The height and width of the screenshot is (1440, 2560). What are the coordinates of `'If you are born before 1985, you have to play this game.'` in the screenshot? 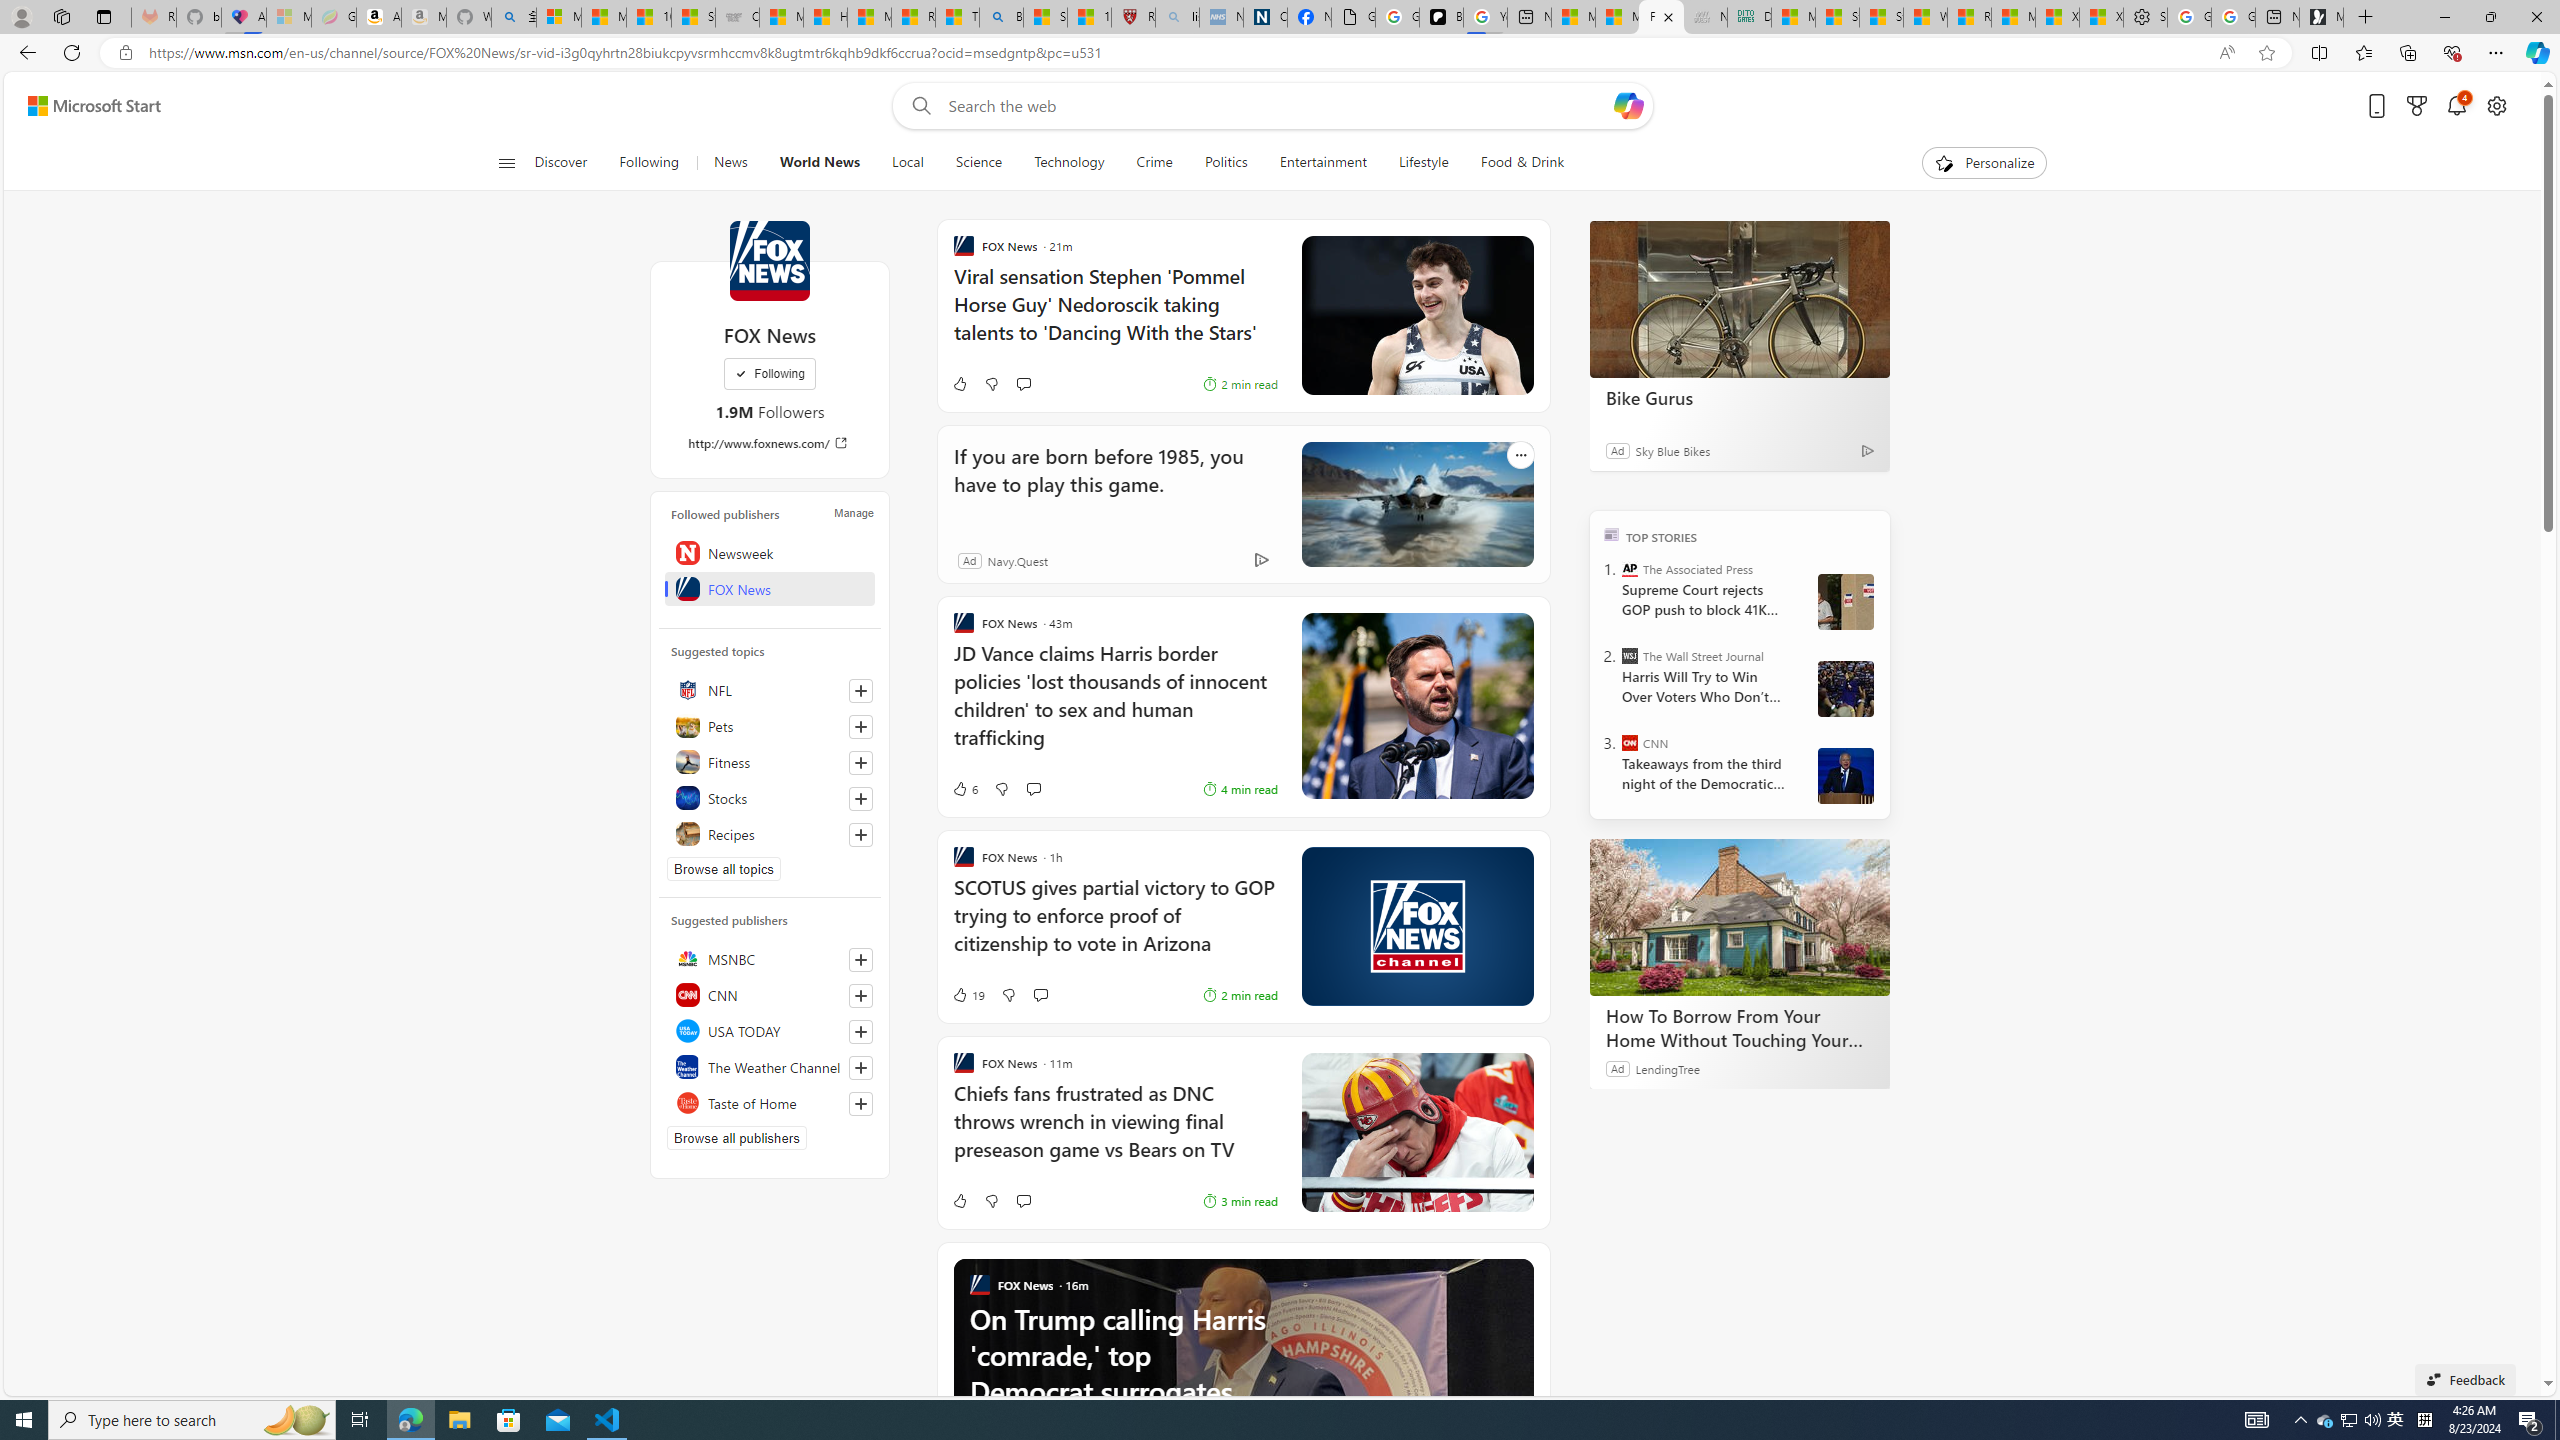 It's located at (1415, 503).